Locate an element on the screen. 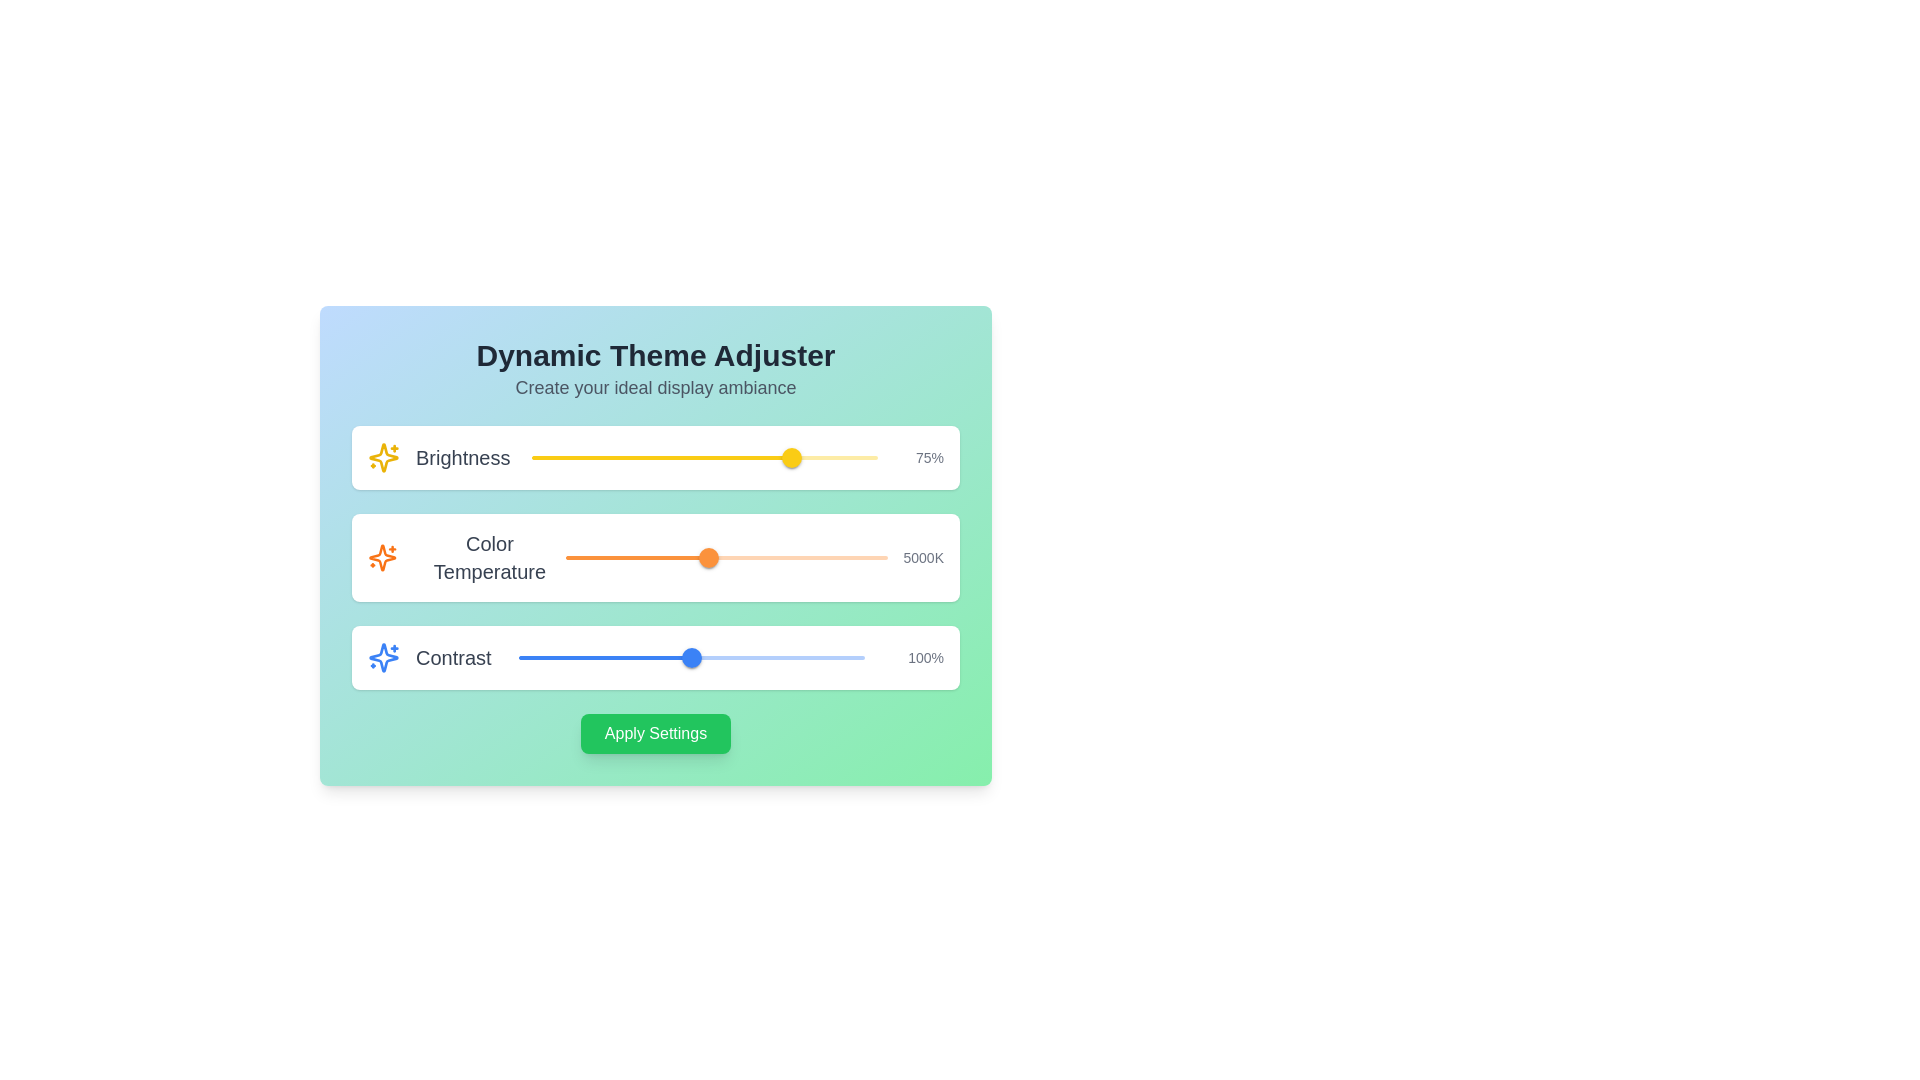  the brightness level of the slider is located at coordinates (648, 458).